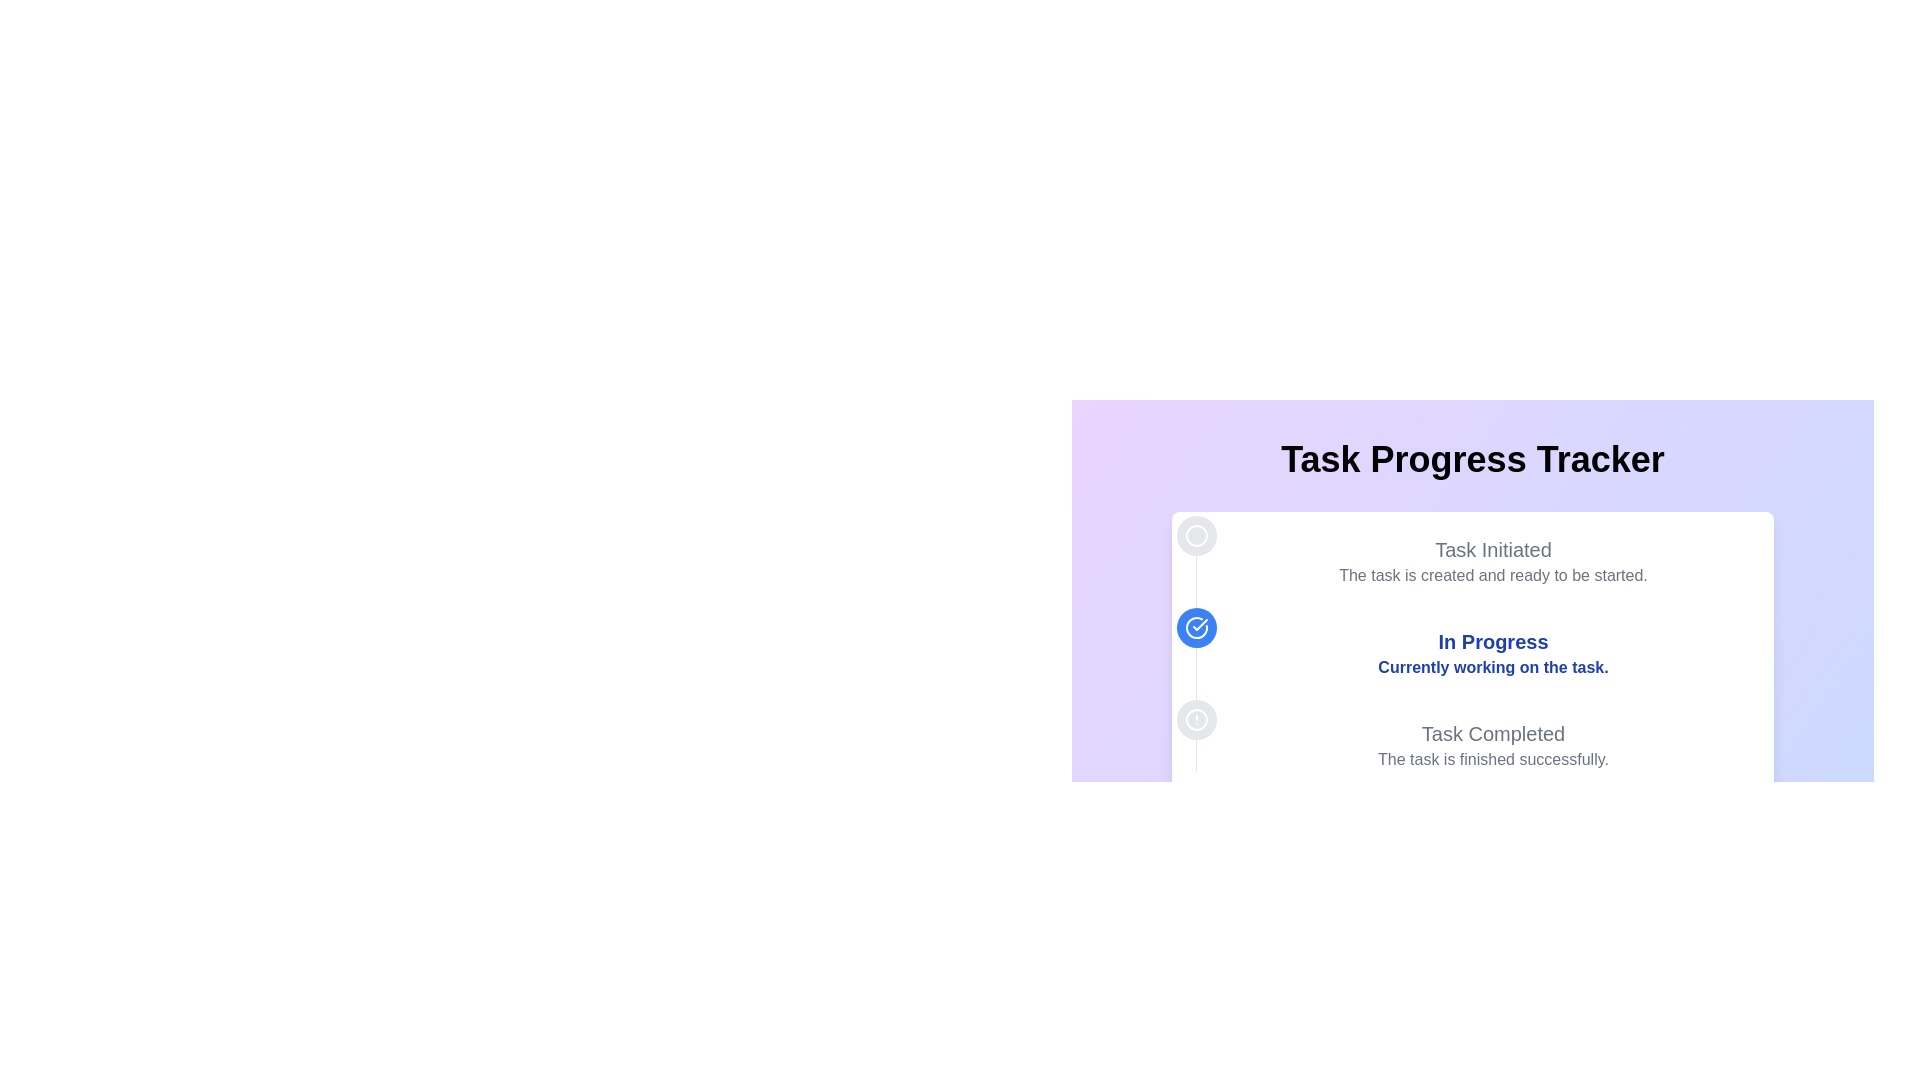  What do you see at coordinates (1473, 562) in the screenshot?
I see `the task status indicator text display located in the upper-left quadrant of the task progress tracker interface` at bounding box center [1473, 562].